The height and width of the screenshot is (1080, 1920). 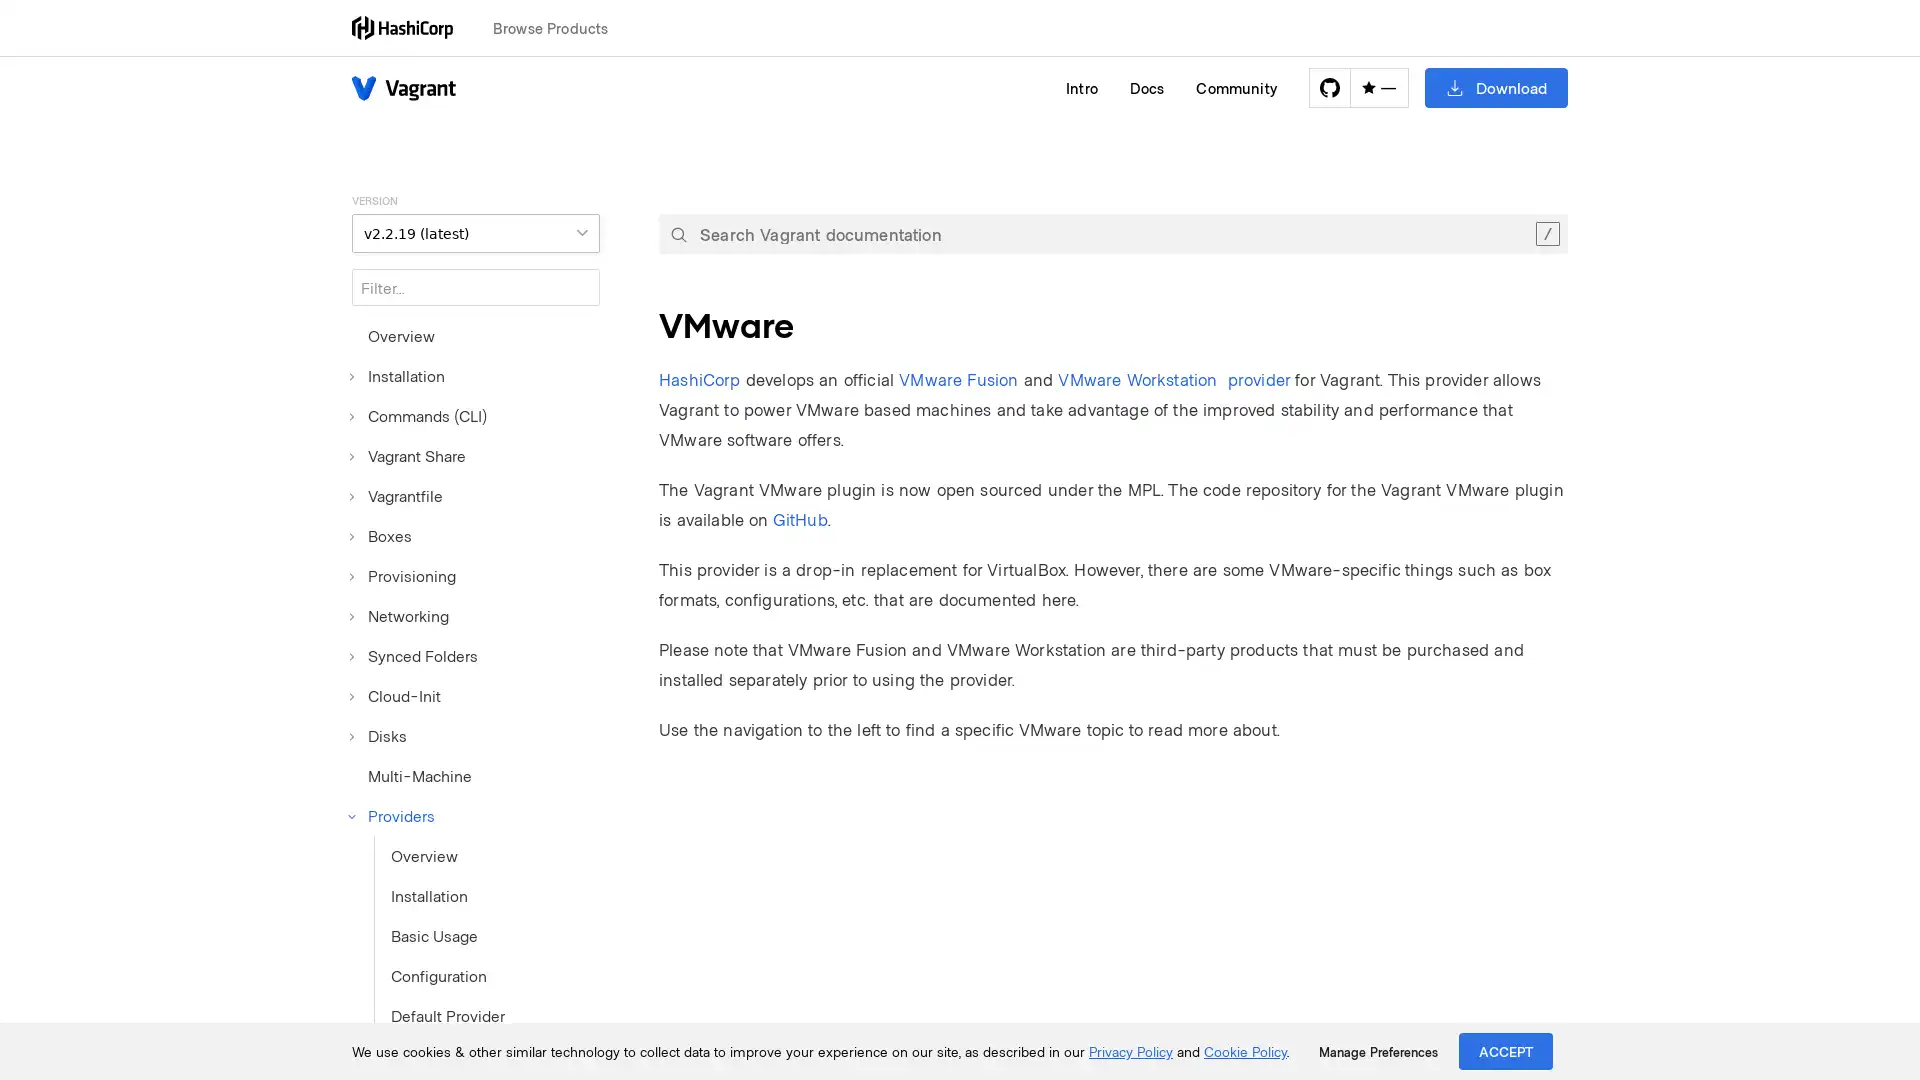 I want to click on Manage Preferences, so click(x=1377, y=1051).